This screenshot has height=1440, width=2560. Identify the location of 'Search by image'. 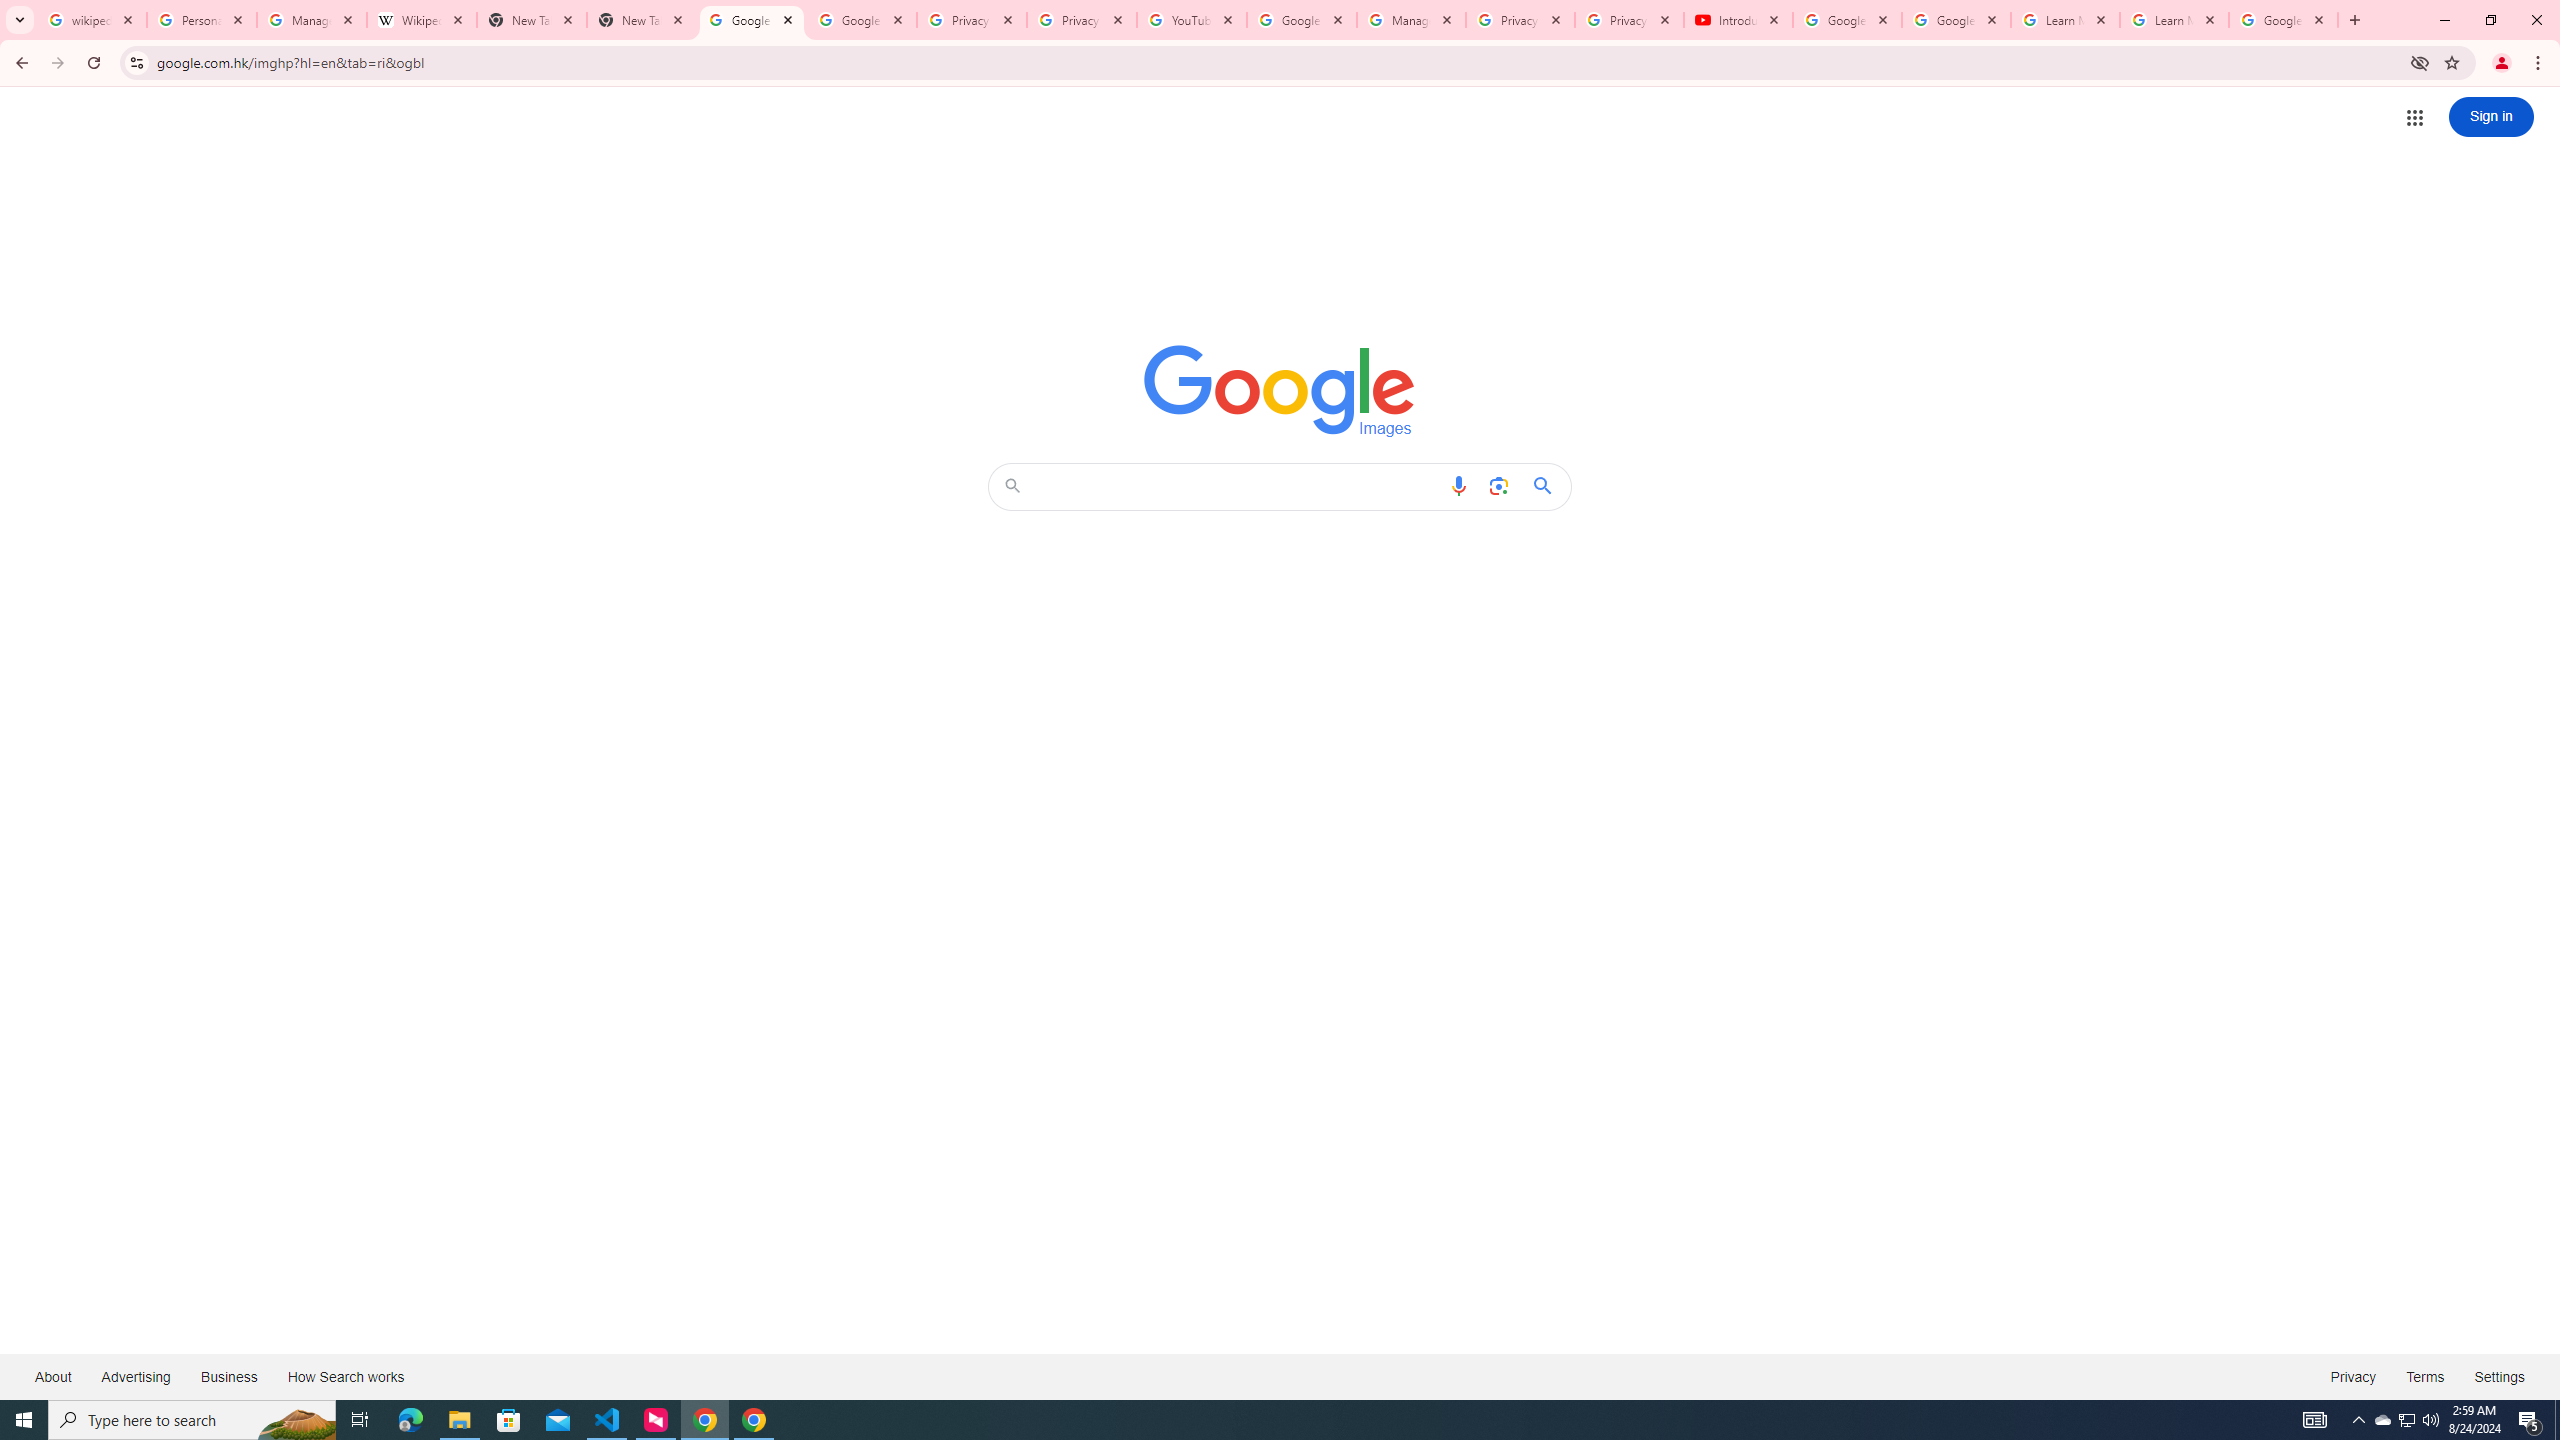
(1497, 486).